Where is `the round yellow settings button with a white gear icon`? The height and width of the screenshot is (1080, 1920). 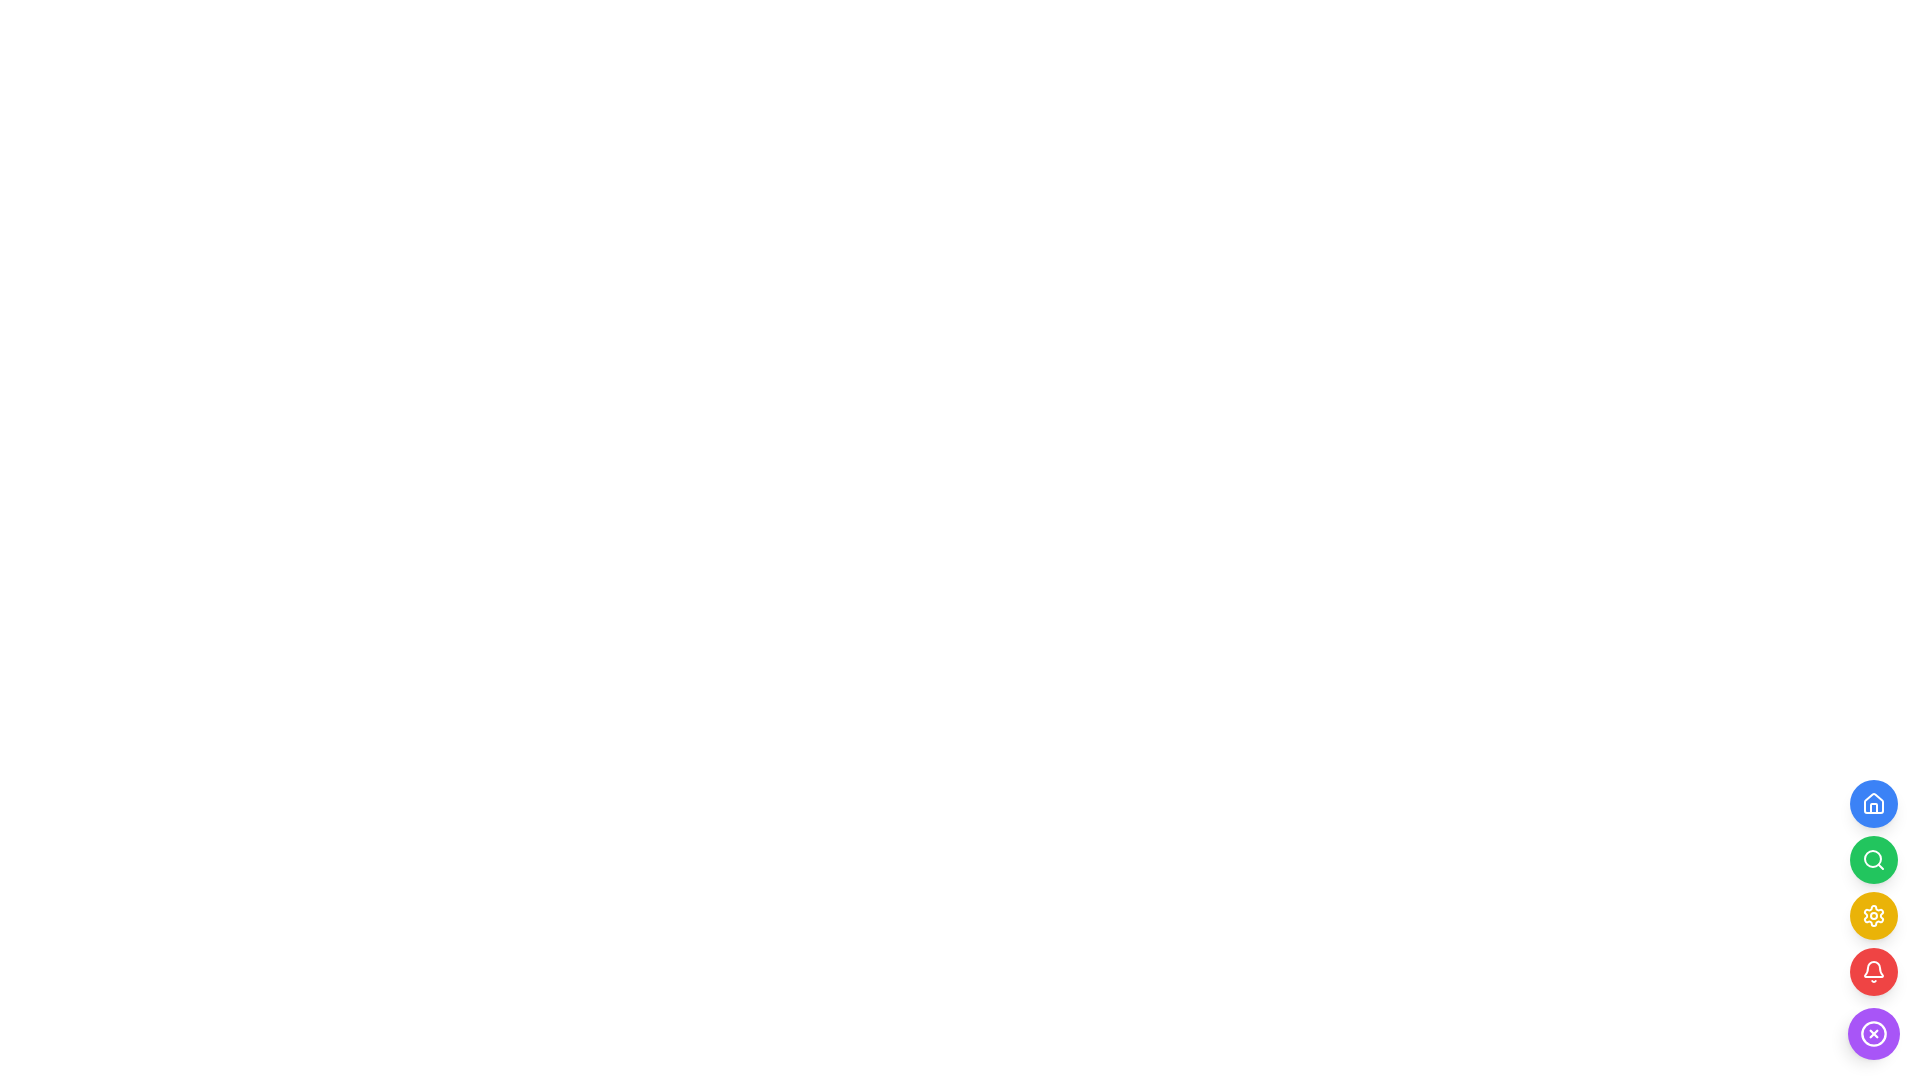
the round yellow settings button with a white gear icon is located at coordinates (1872, 920).